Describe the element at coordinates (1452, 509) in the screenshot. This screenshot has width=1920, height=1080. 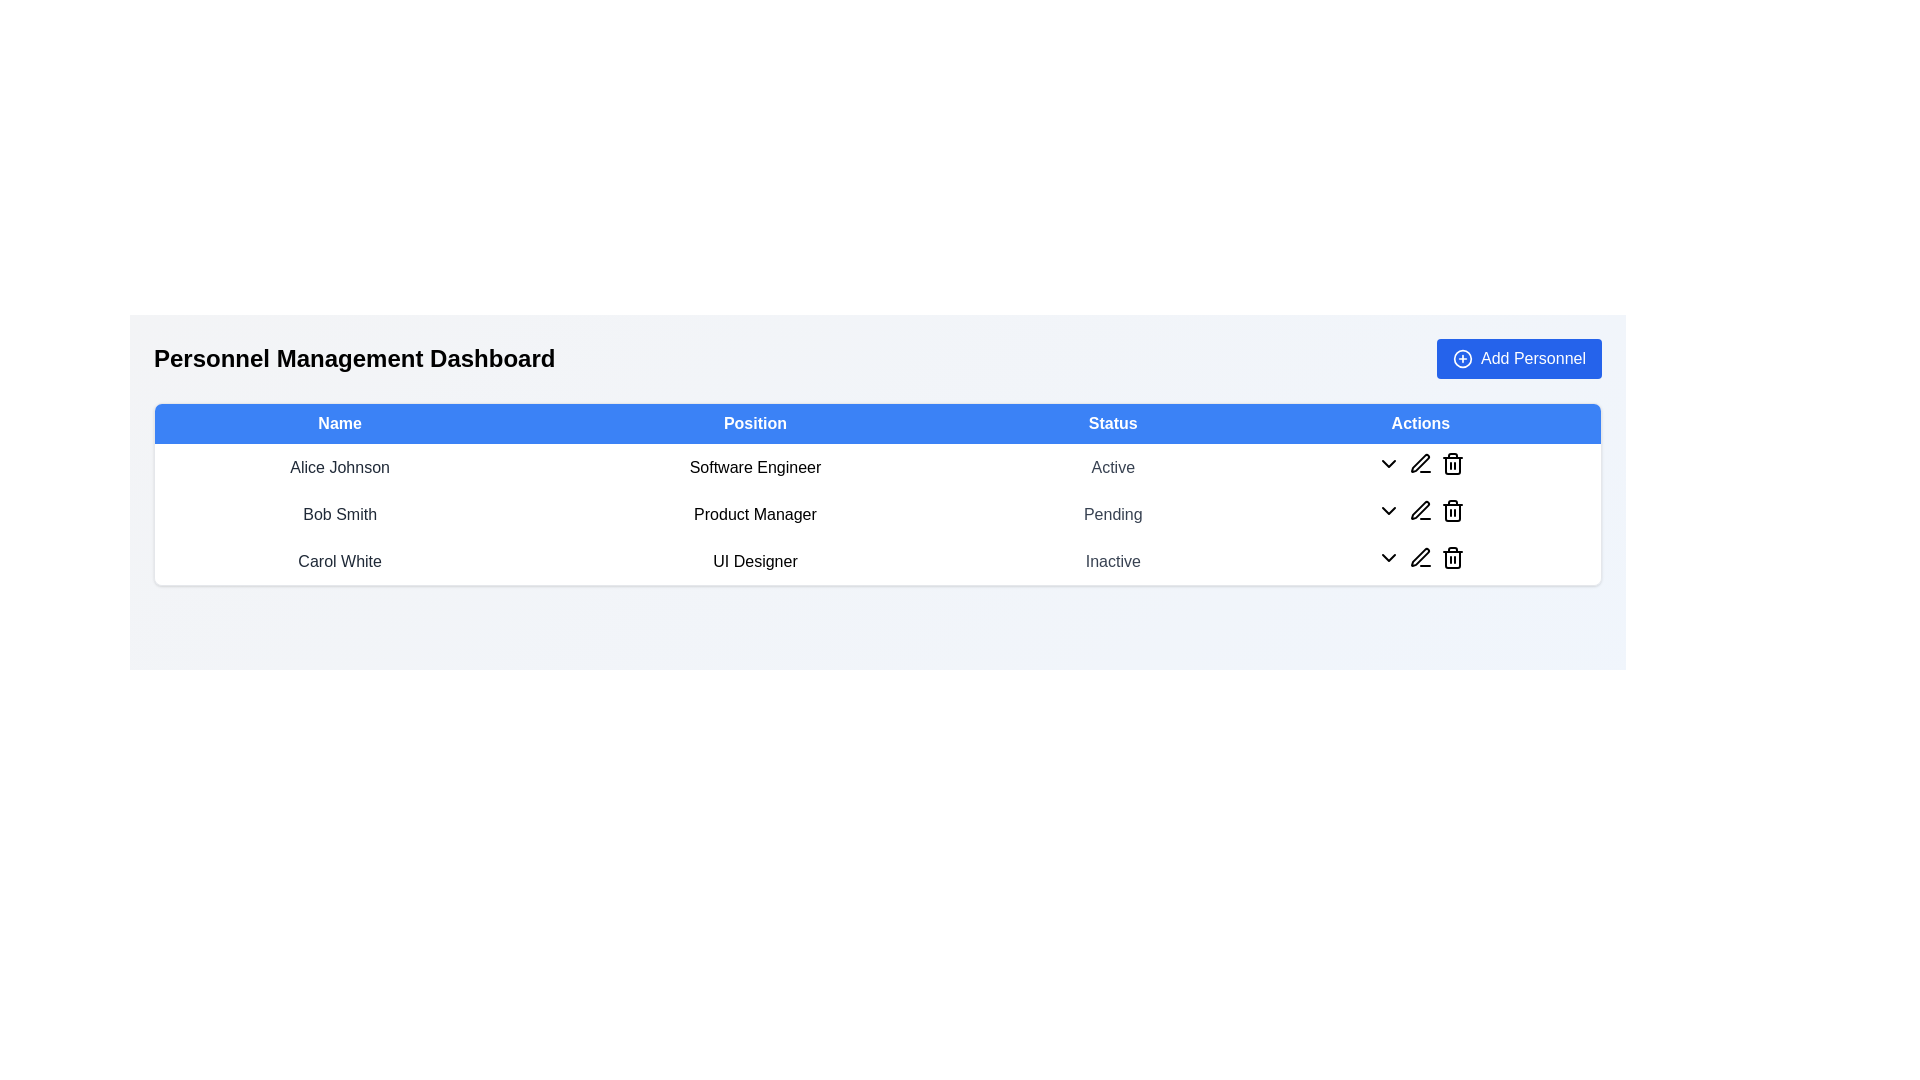
I see `the trash can icon located in the 'Actions' column of the second row of the table corresponding to 'Bob Smith - Product Manager - Pending' to initiate the delete action` at that location.